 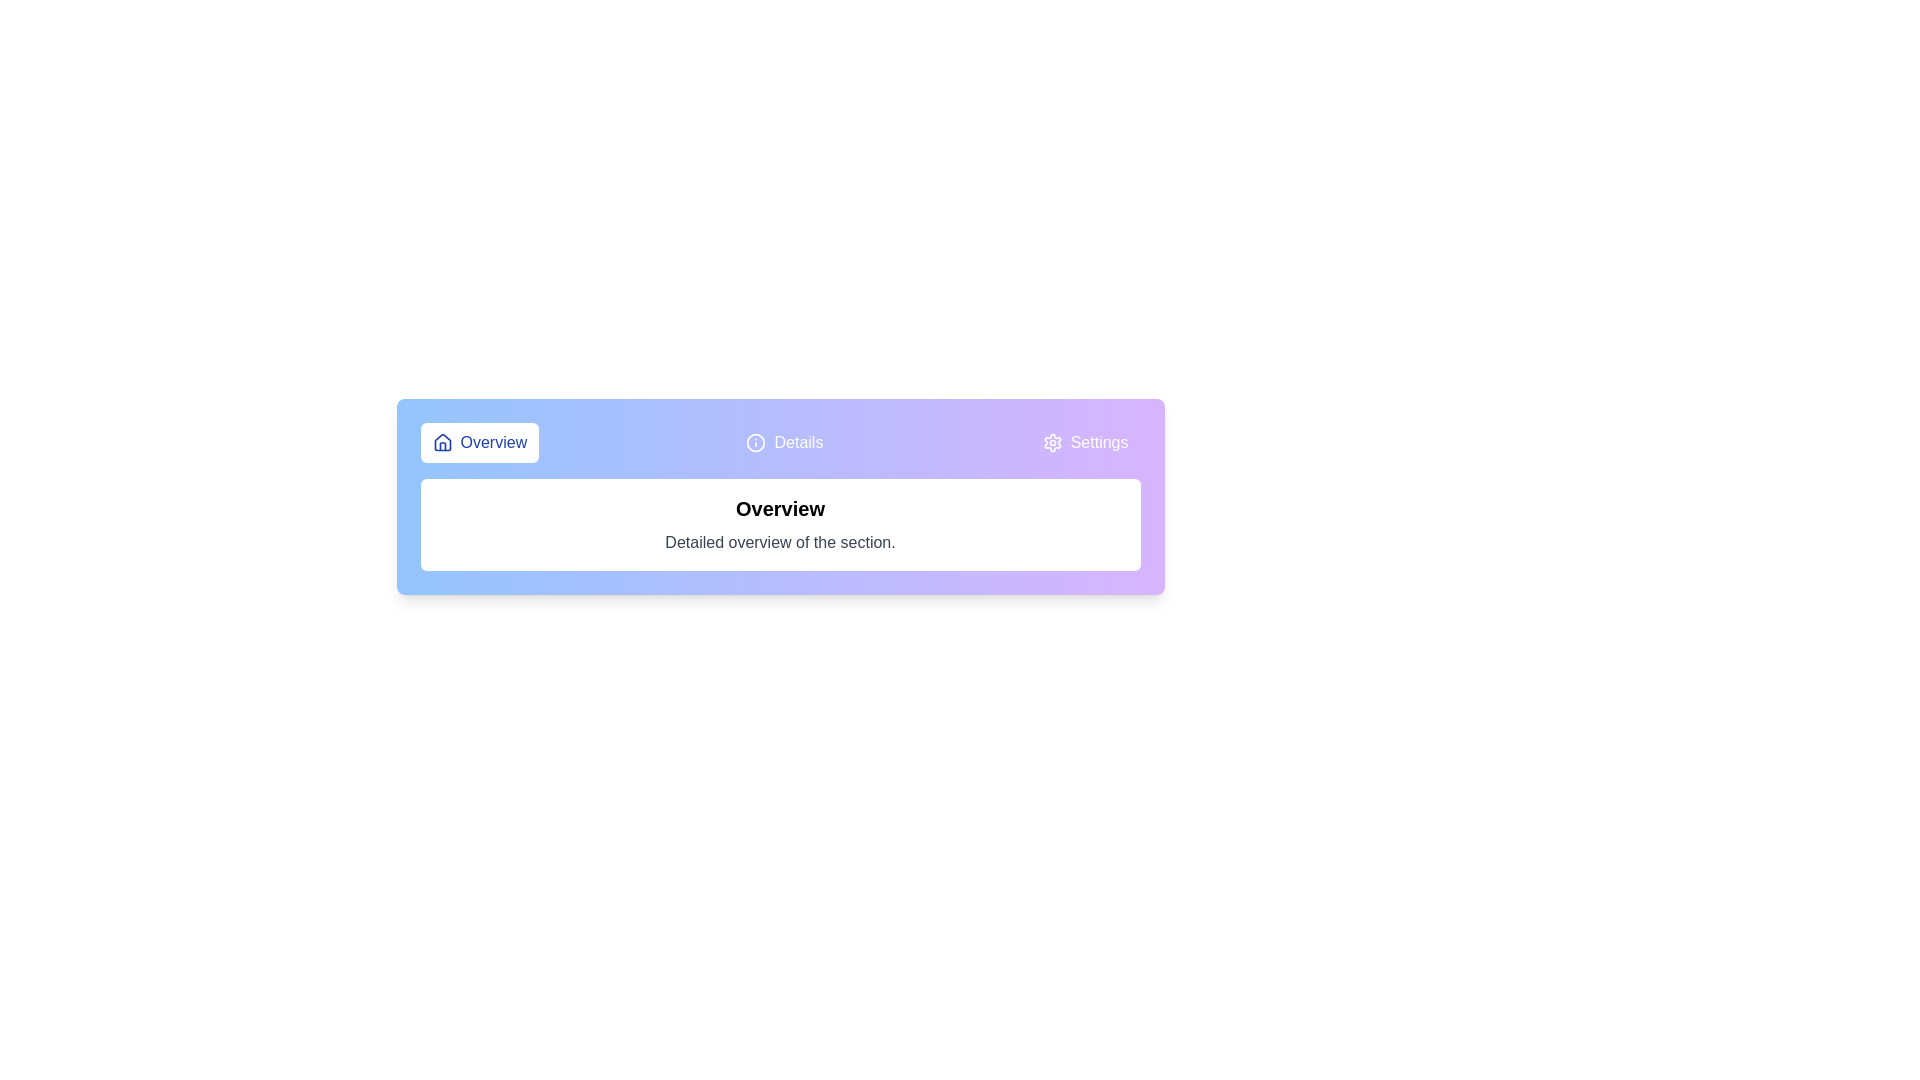 What do you see at coordinates (441, 442) in the screenshot?
I see `the icon representing the 'Overview' section, located to the left of the text label 'Overview'` at bounding box center [441, 442].